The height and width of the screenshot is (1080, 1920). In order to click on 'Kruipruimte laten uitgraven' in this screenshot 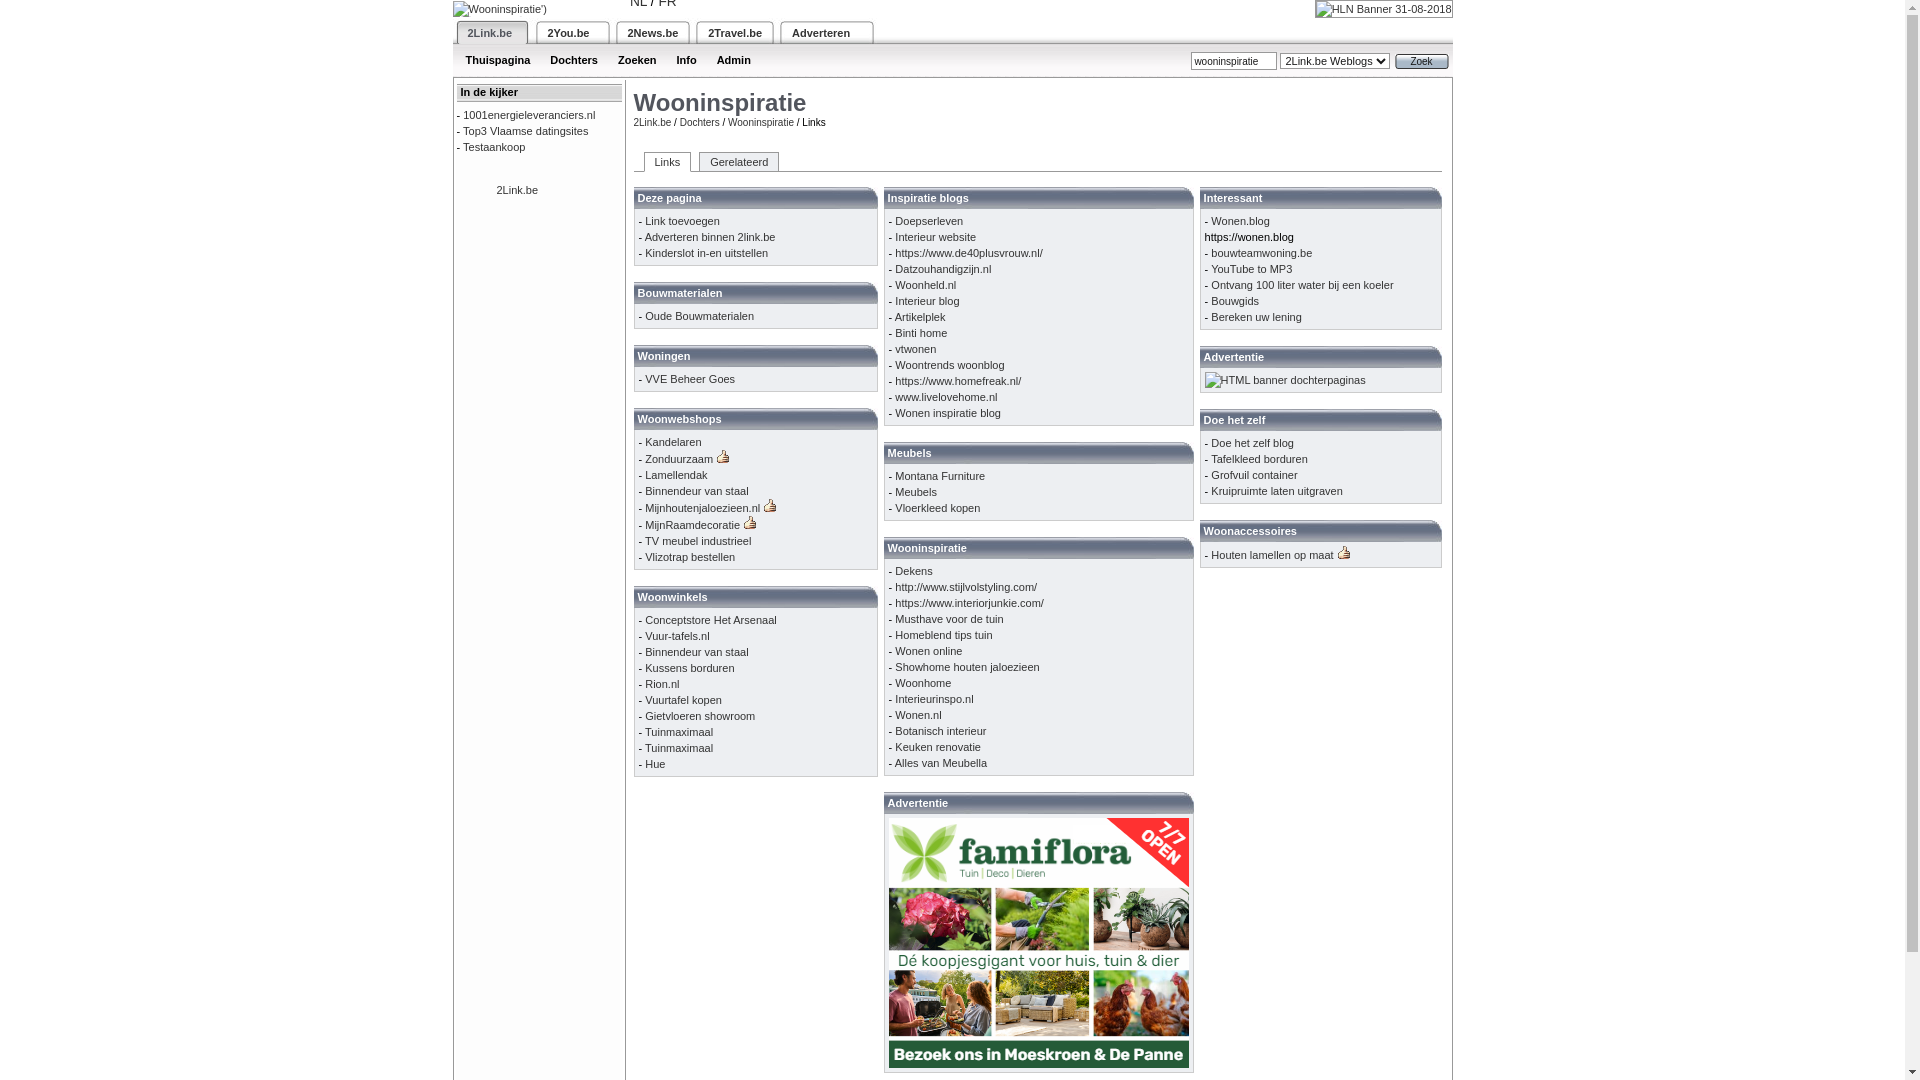, I will do `click(1275, 490)`.